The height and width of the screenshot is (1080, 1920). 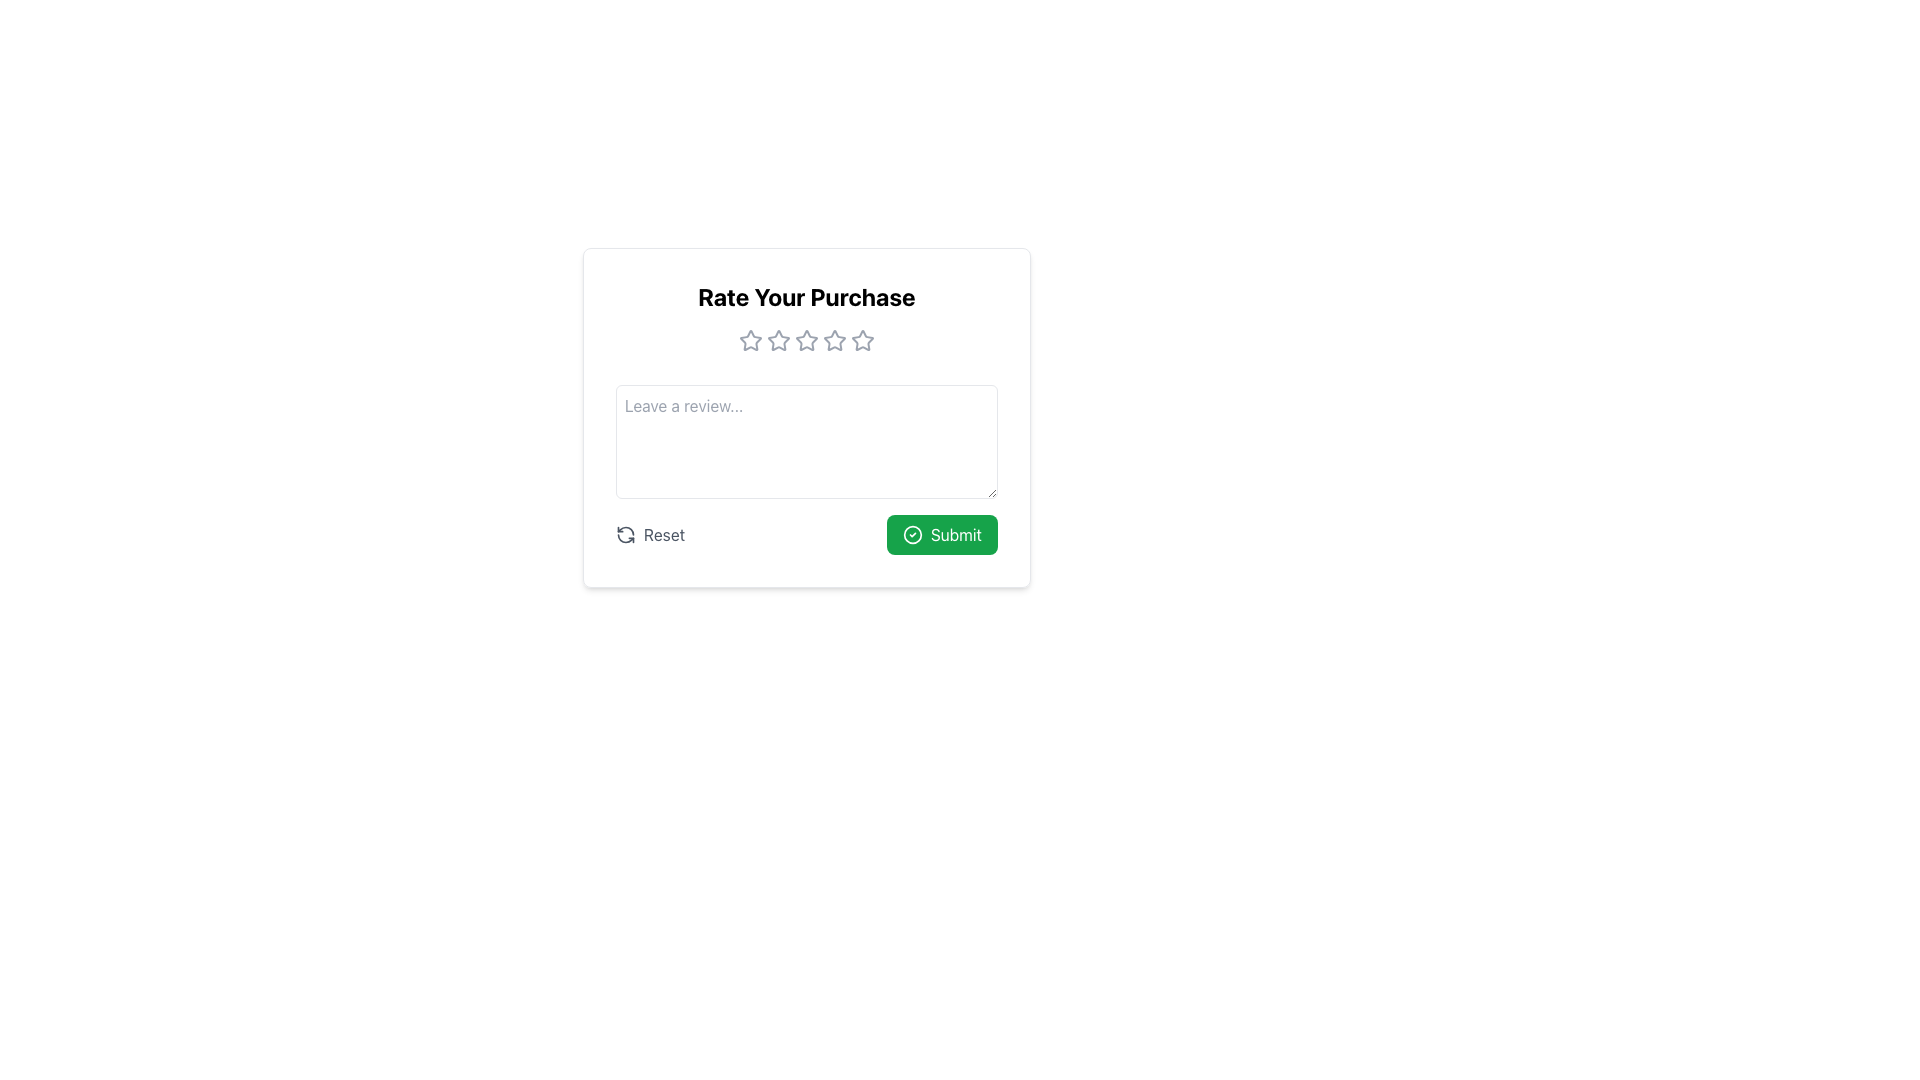 I want to click on the first hollow star icon in the rating system above the 'Leave a review...' text box to rate it, so click(x=749, y=339).